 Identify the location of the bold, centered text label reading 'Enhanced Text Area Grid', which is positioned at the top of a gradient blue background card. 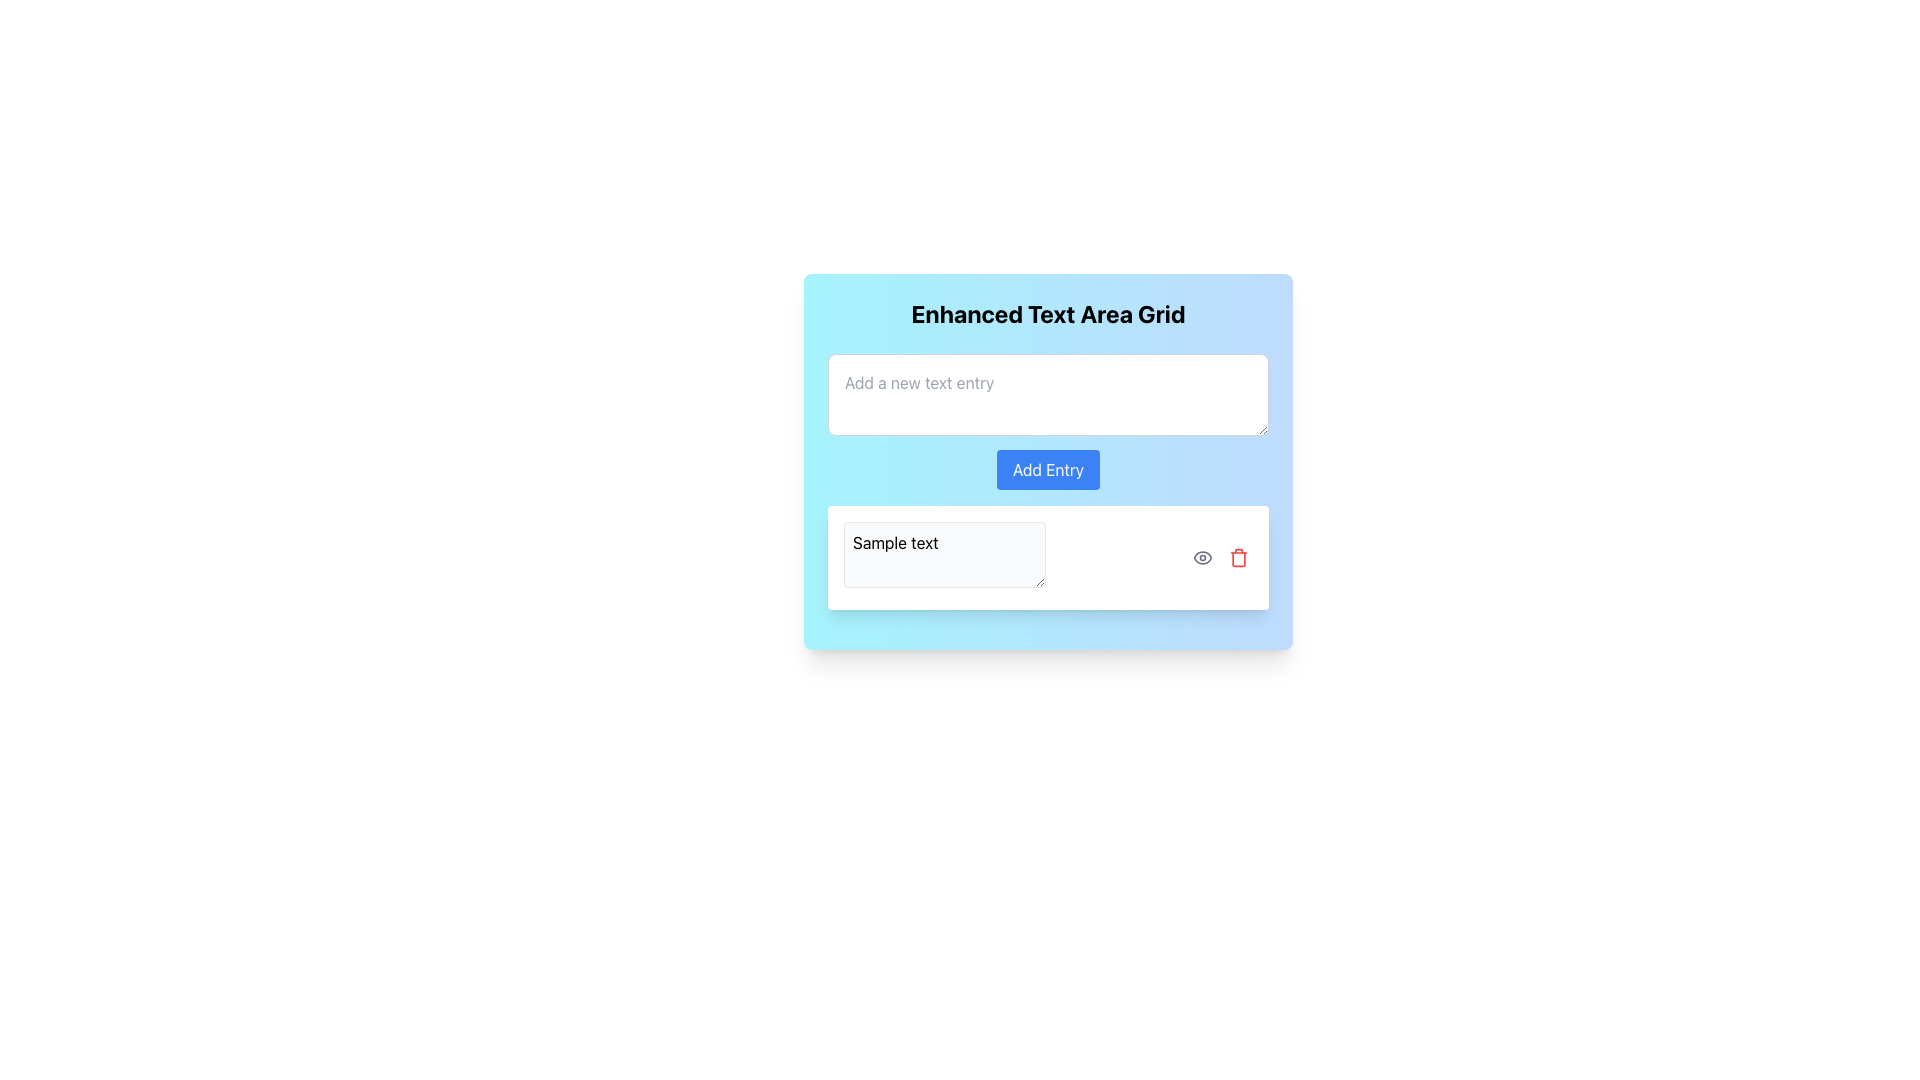
(1047, 313).